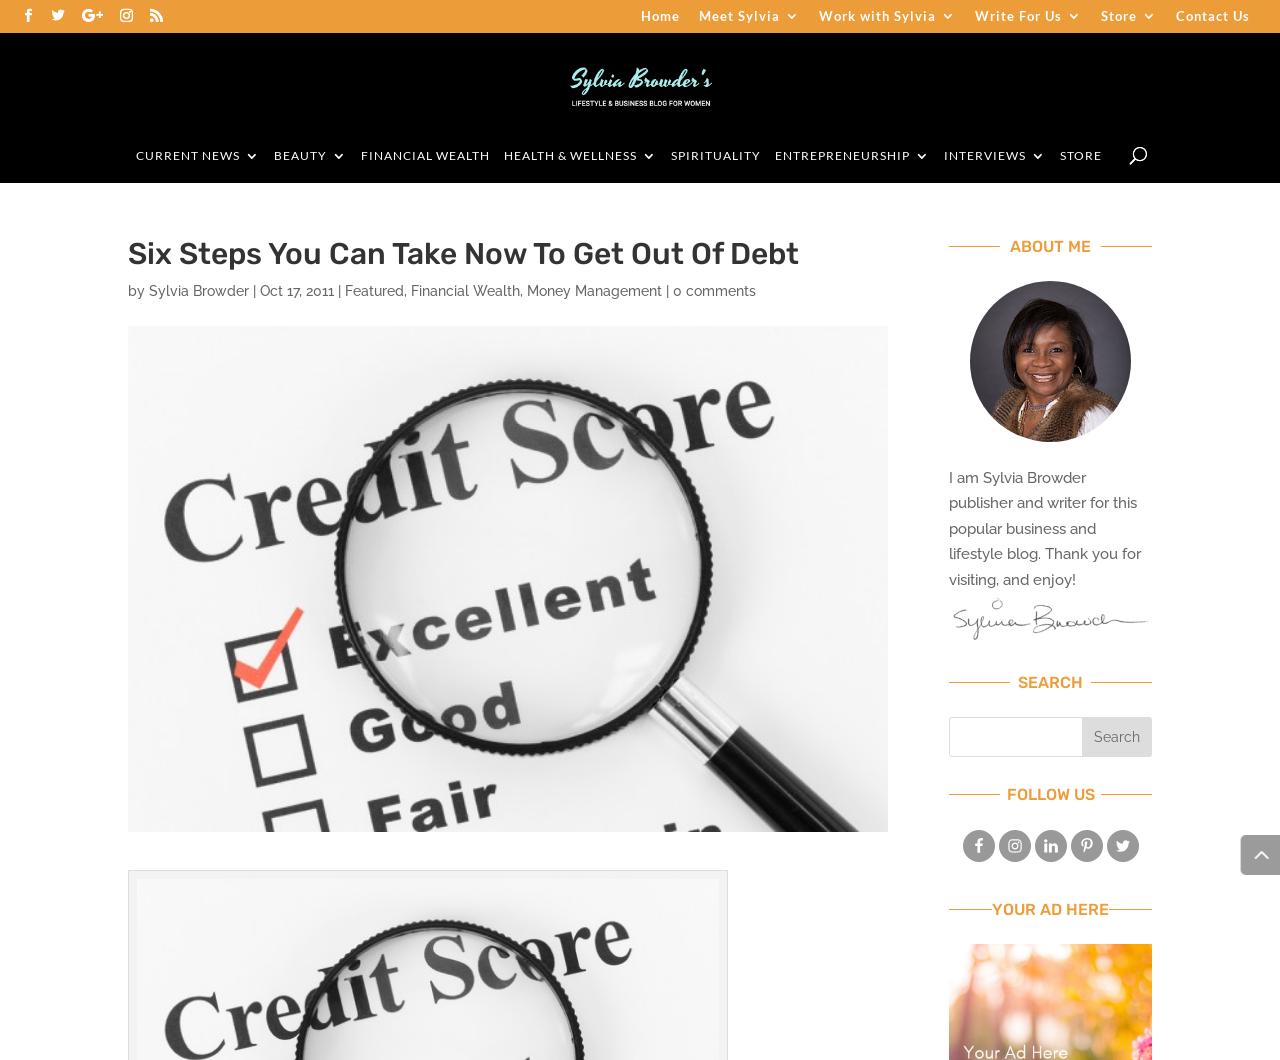  I want to click on 'Fitness', so click(549, 245).